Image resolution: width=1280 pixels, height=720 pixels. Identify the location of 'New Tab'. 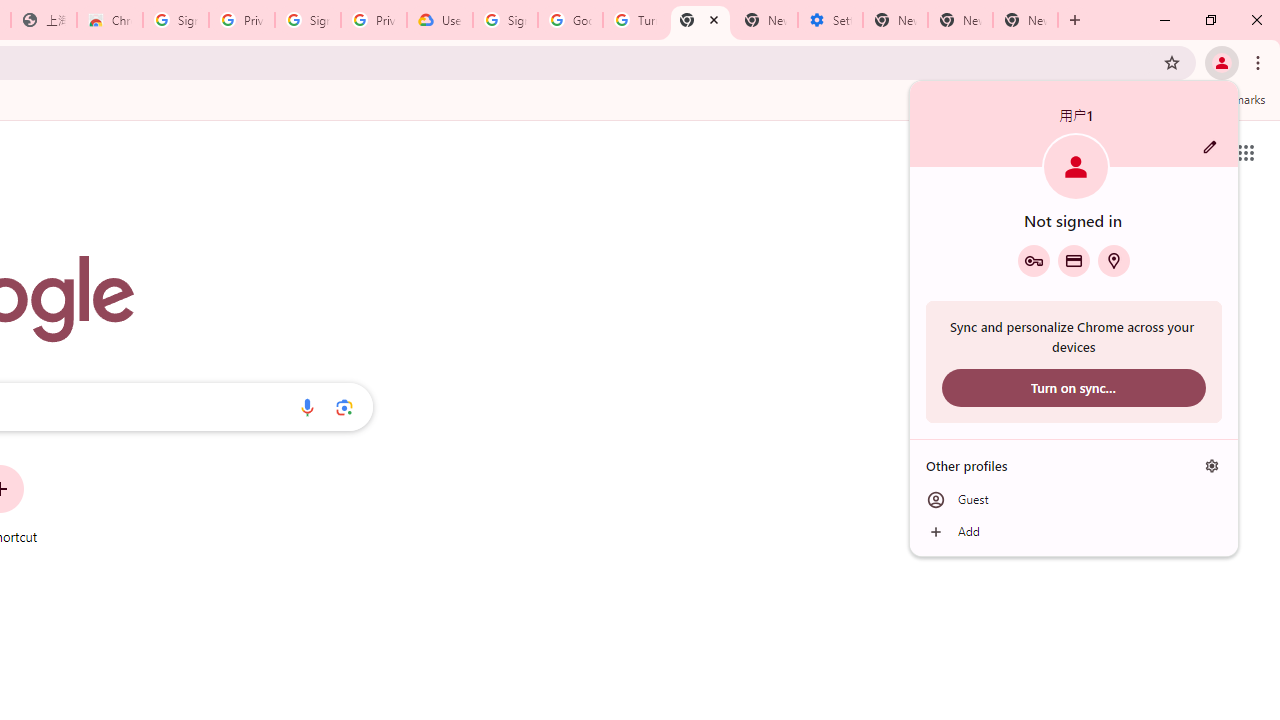
(1025, 20).